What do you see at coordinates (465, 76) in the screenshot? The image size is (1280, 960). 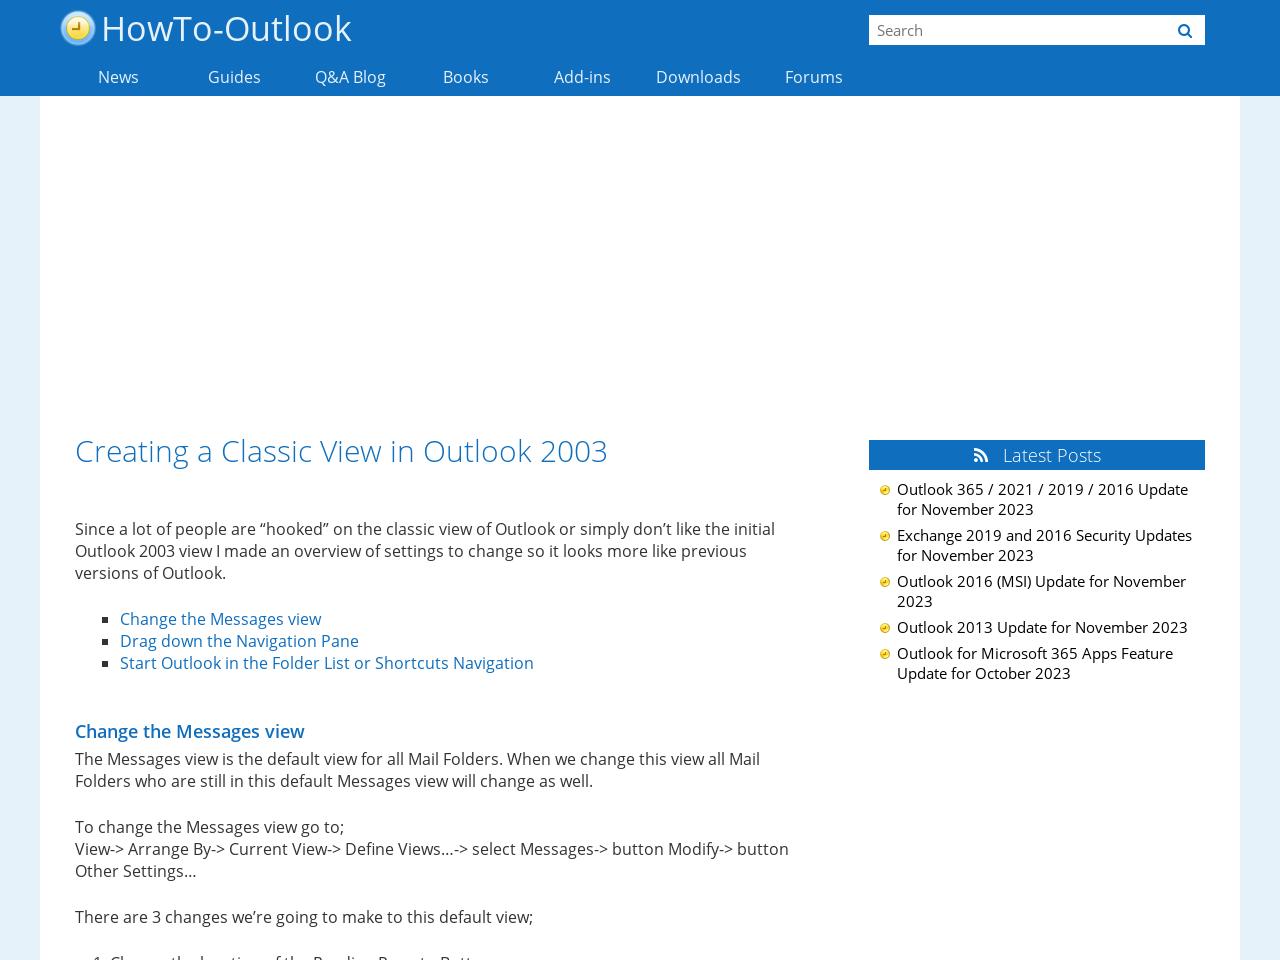 I see `'Books'` at bounding box center [465, 76].